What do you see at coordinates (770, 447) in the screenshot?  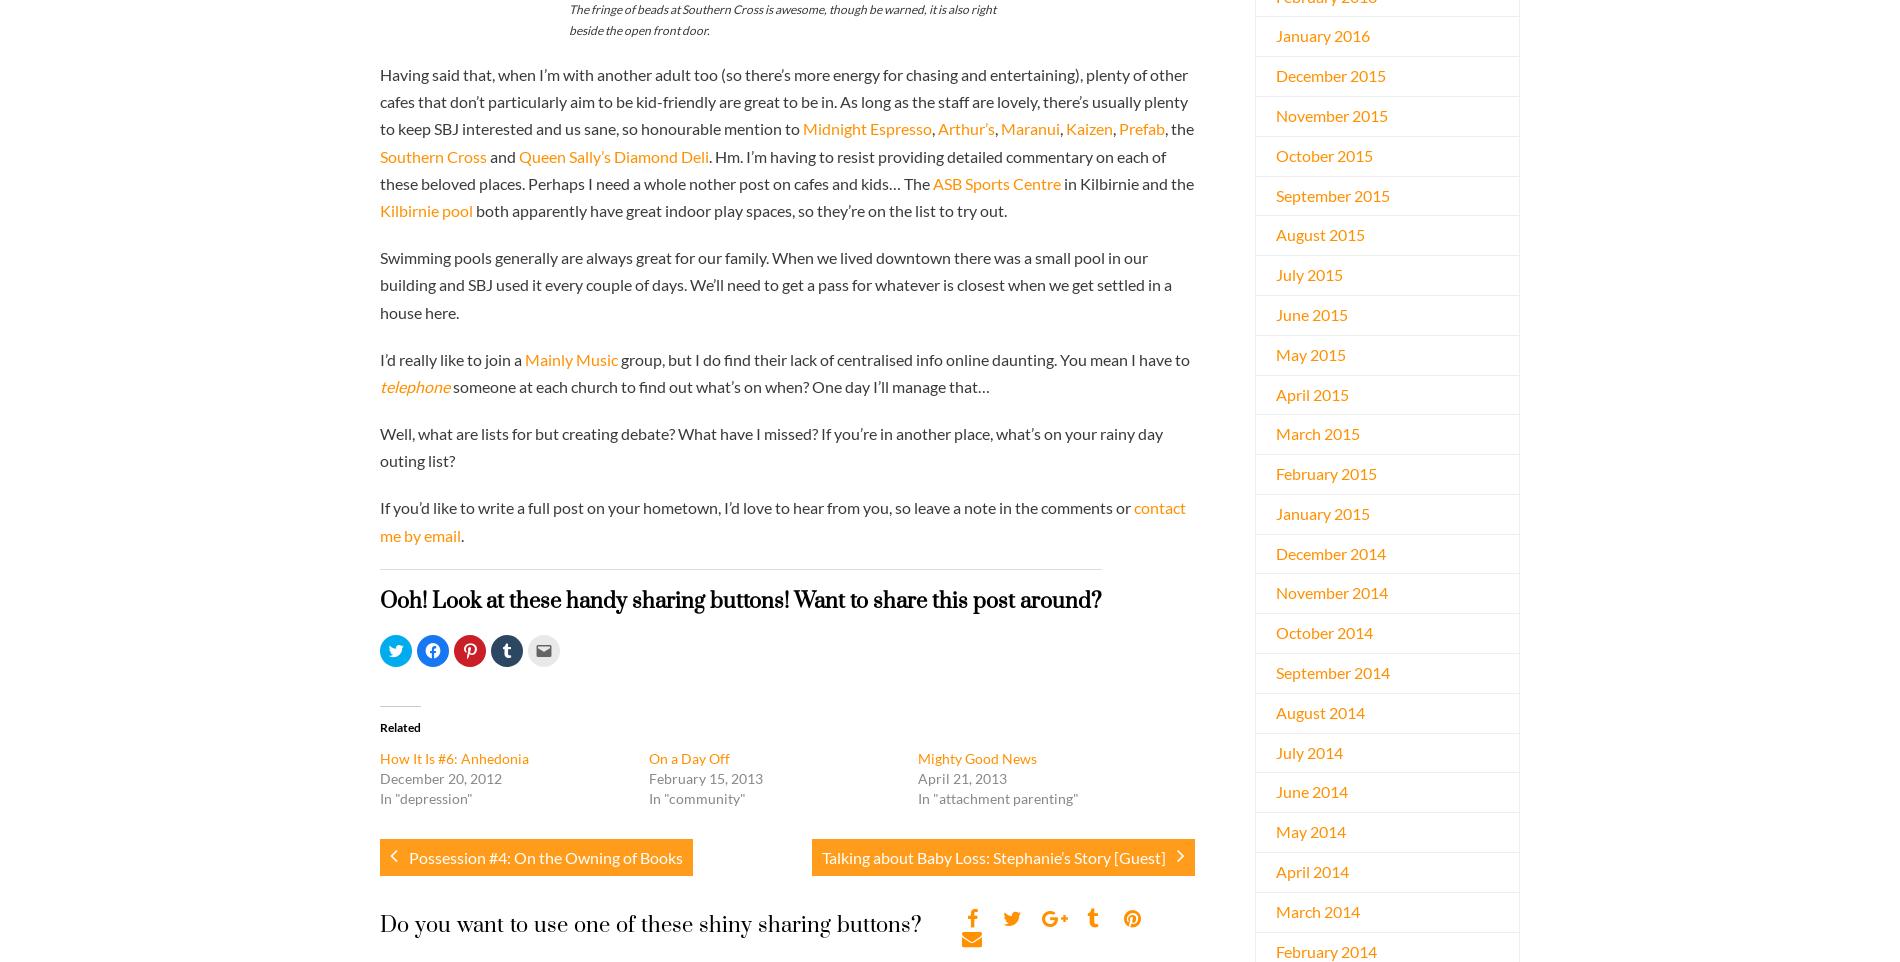 I see `'Well, what are lists for but creating debate? What have I missed? If you’re in another place, what’s on your rainy day outing list?'` at bounding box center [770, 447].